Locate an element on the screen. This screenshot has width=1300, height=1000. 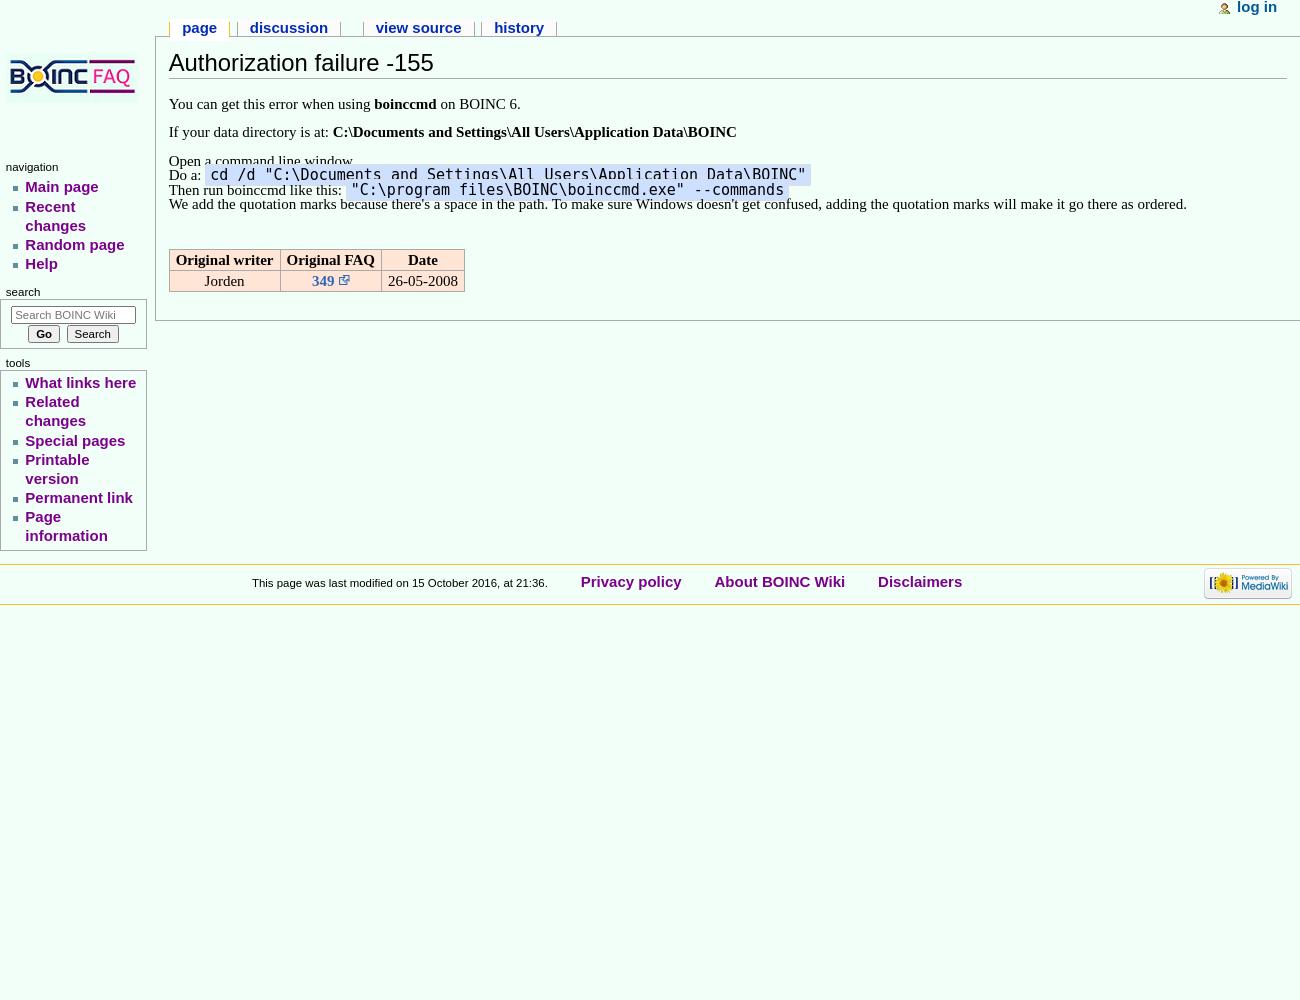
'Main page' is located at coordinates (23, 186).